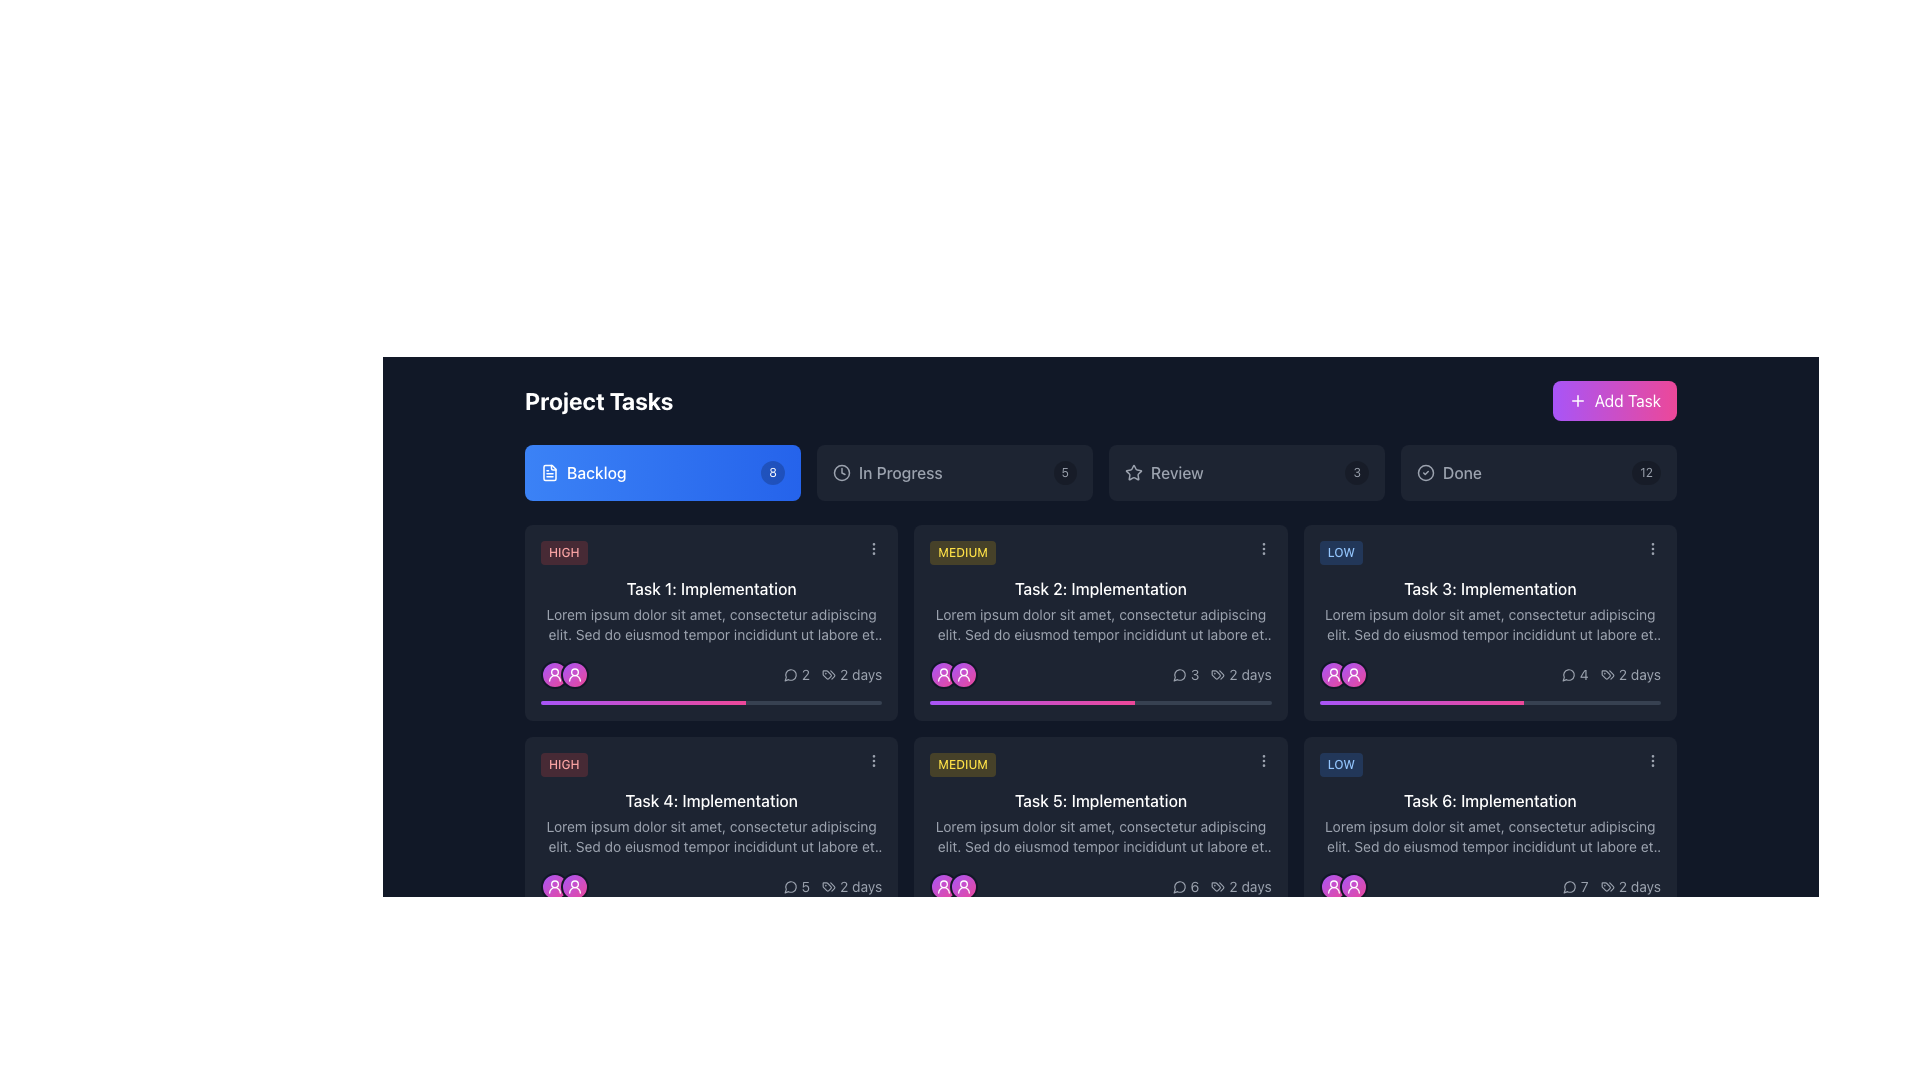 The width and height of the screenshot is (1920, 1080). I want to click on the rounded graphical component with a gradient background transitioning from purple to pink, which contains a white user outline icon. This element is the second in a horizontal arrangement of circular user icons on the left side of the second task card in the backlog category, so click(574, 675).